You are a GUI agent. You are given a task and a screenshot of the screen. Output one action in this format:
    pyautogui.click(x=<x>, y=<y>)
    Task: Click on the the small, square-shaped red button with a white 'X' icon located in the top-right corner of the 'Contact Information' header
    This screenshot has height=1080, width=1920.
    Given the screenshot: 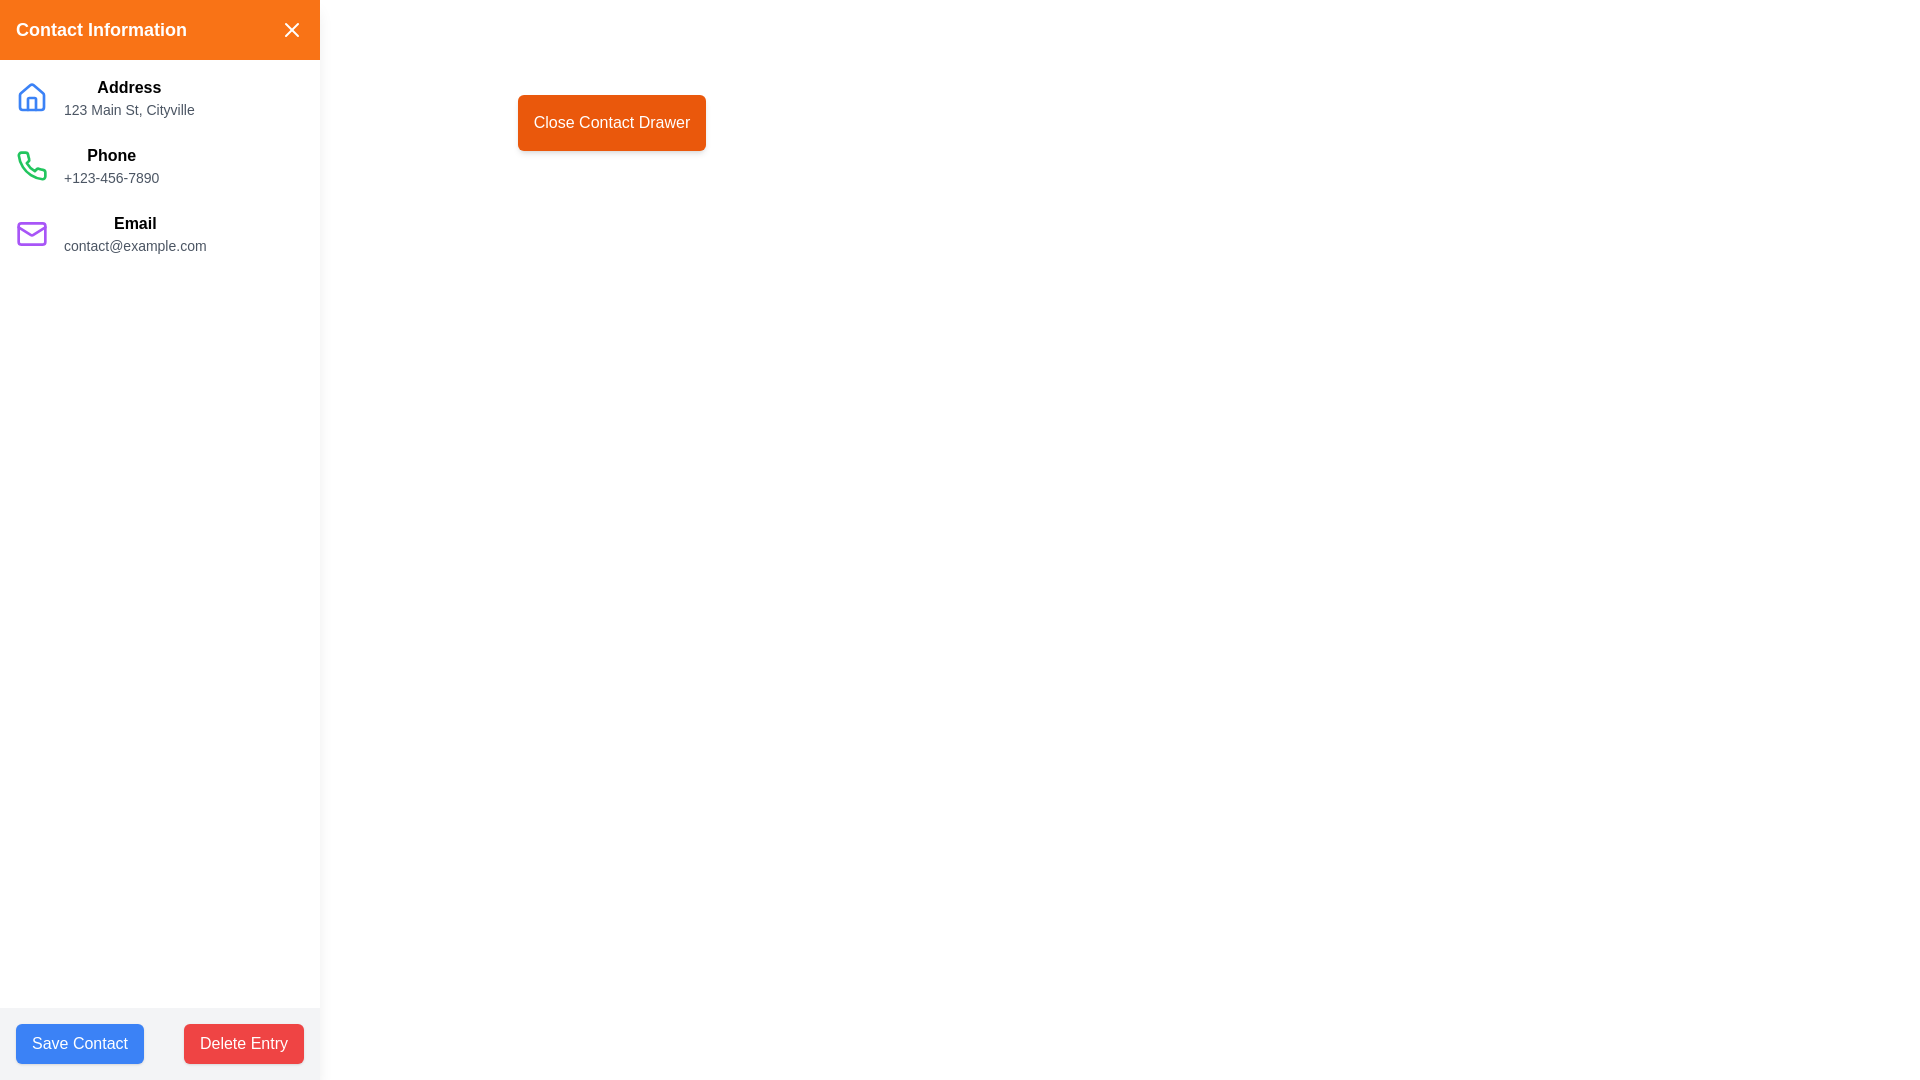 What is the action you would take?
    pyautogui.click(x=291, y=30)
    